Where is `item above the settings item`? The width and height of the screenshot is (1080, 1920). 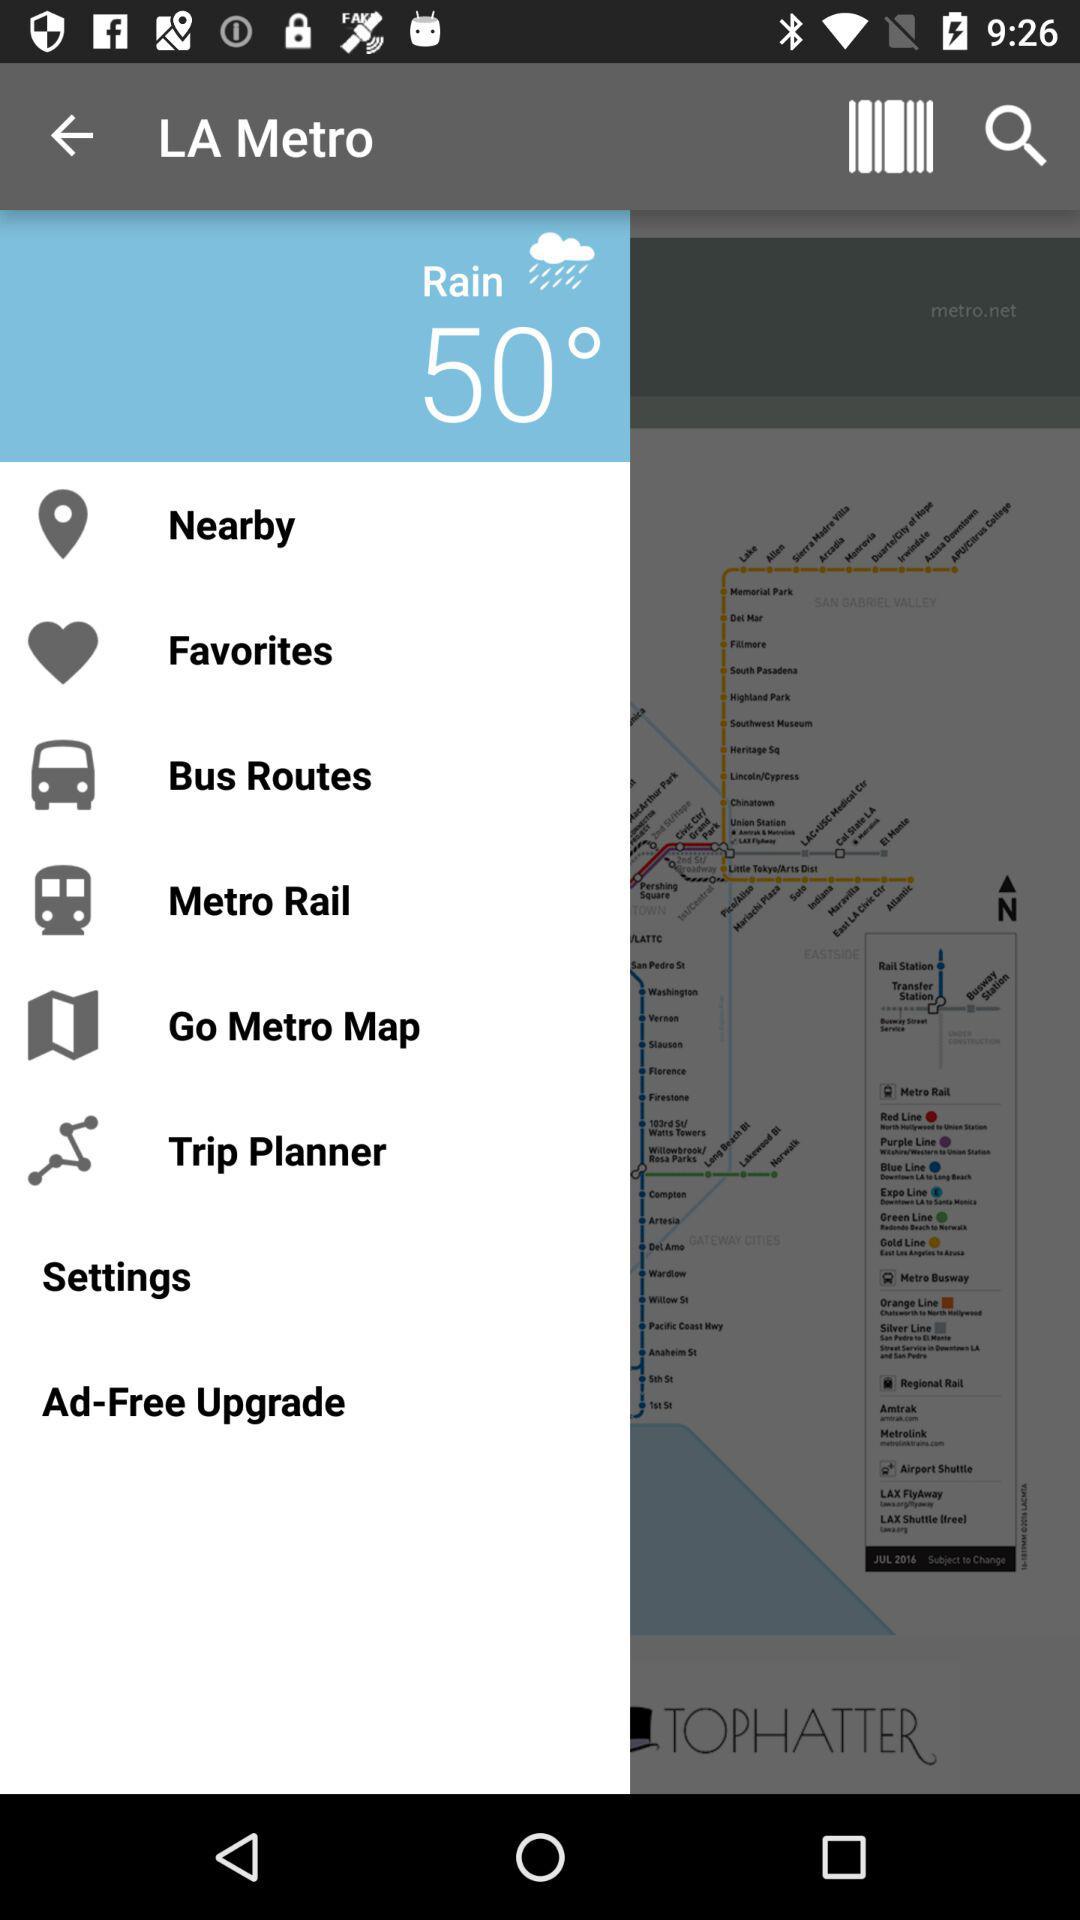
item above the settings item is located at coordinates (378, 1150).